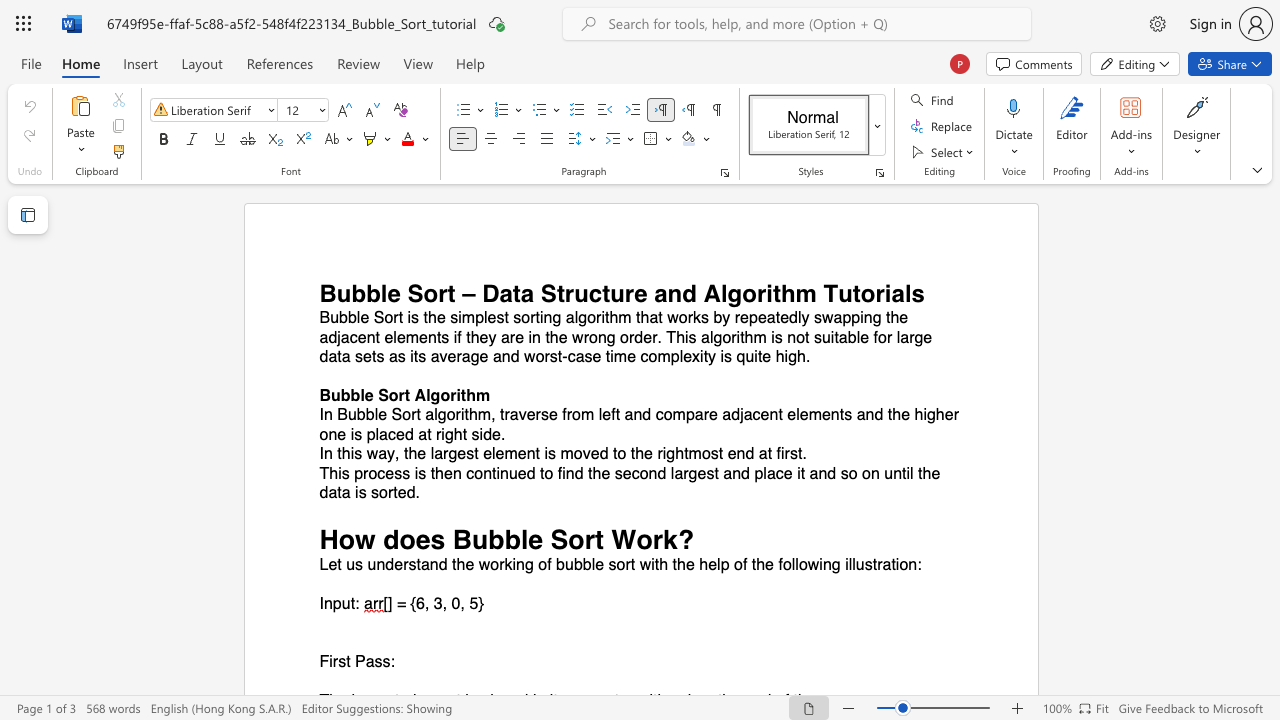 The width and height of the screenshot is (1280, 720). I want to click on the space between the continuous character "i" and "r" in the text, so click(333, 662).